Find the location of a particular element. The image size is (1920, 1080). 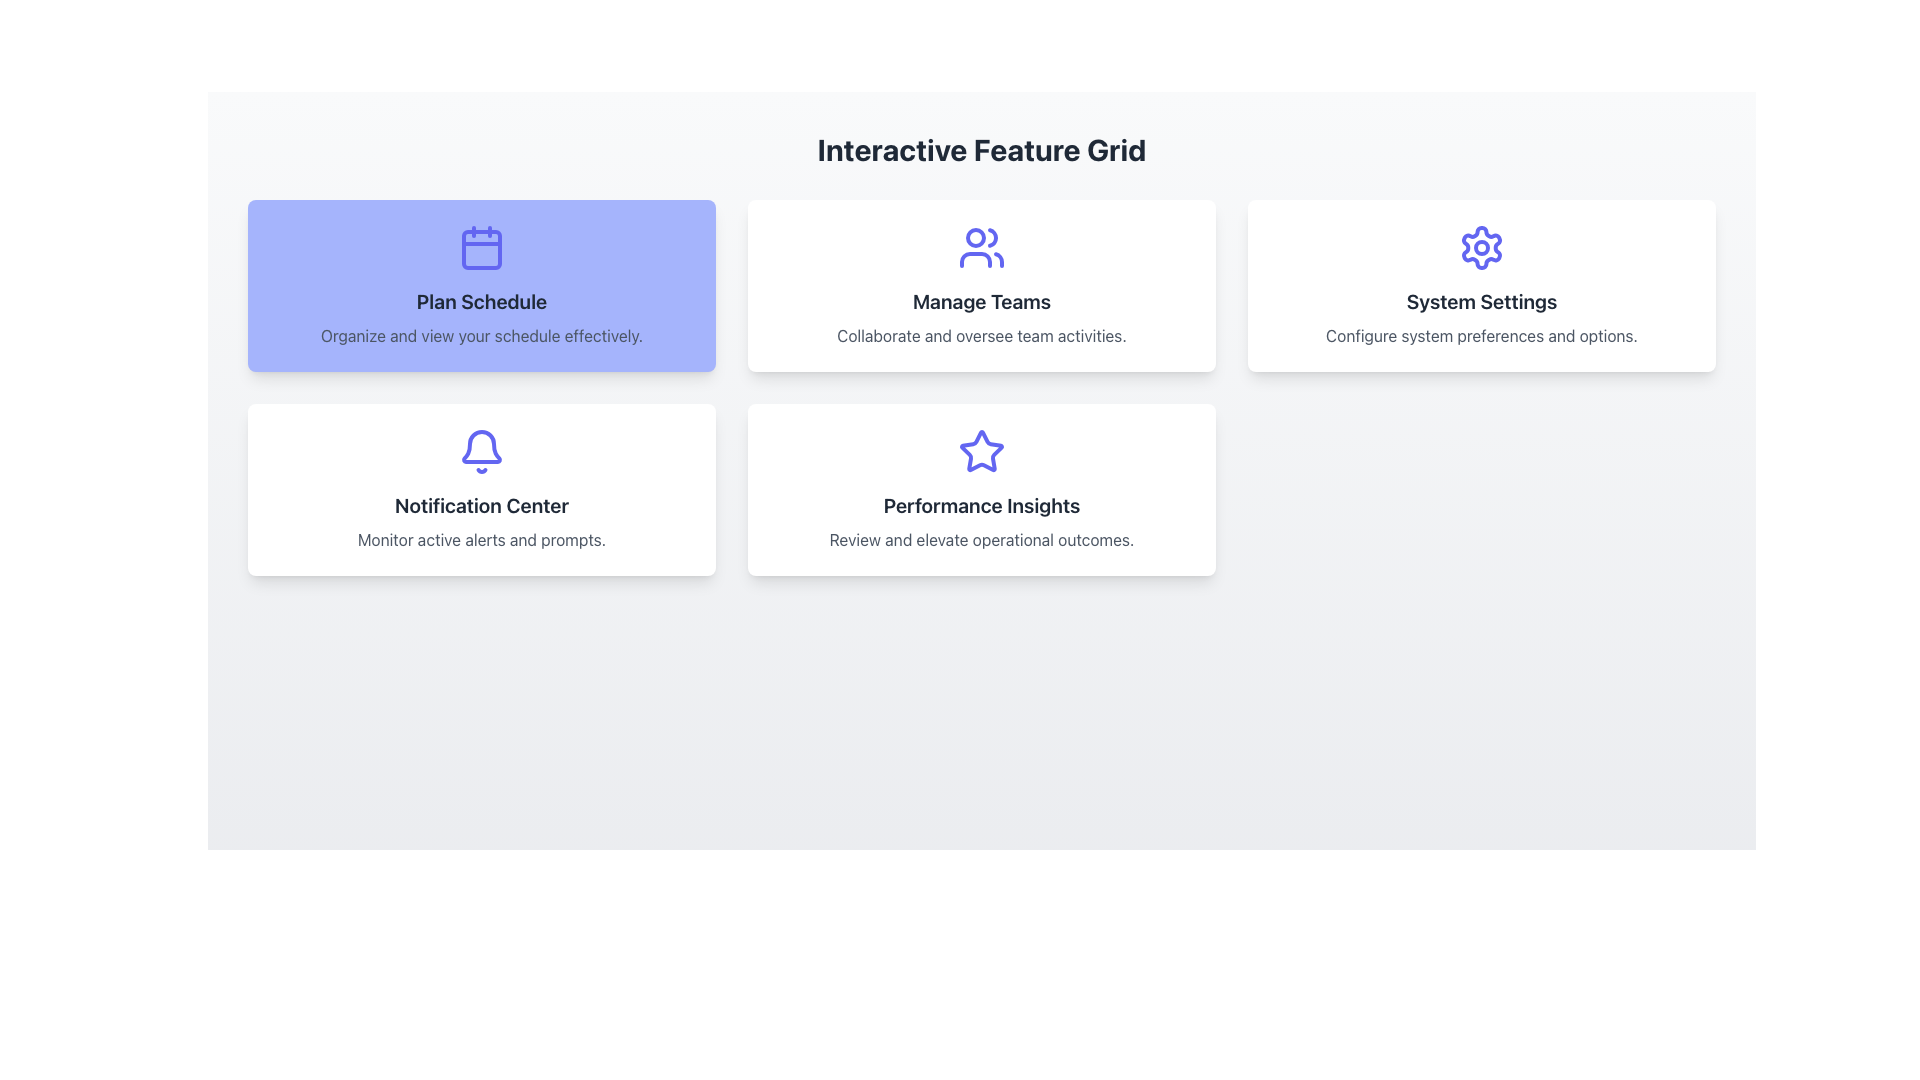

the fourth card in the grid layout, which serves as an entry point for the 'Notification Center' is located at coordinates (481, 489).